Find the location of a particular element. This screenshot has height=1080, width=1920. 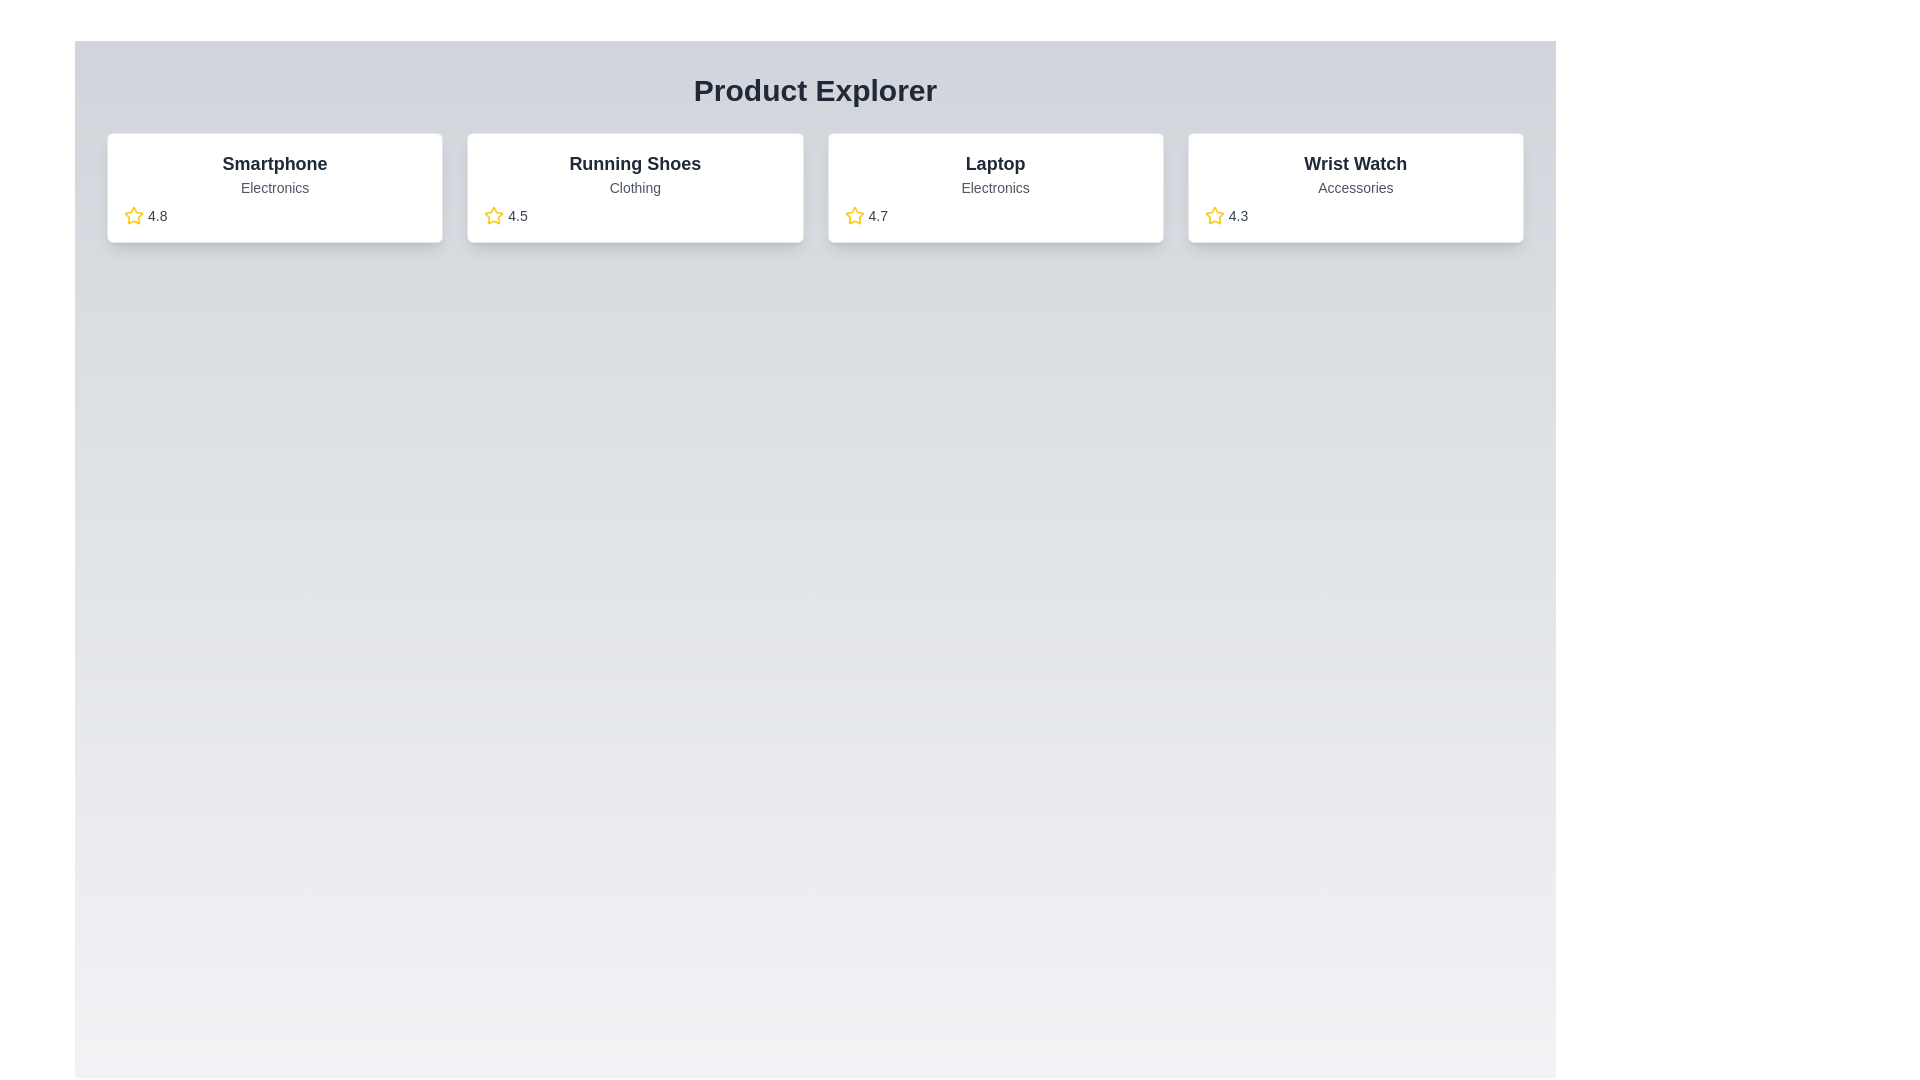

the yellow star icon indicating a rating functionality is located at coordinates (494, 215).